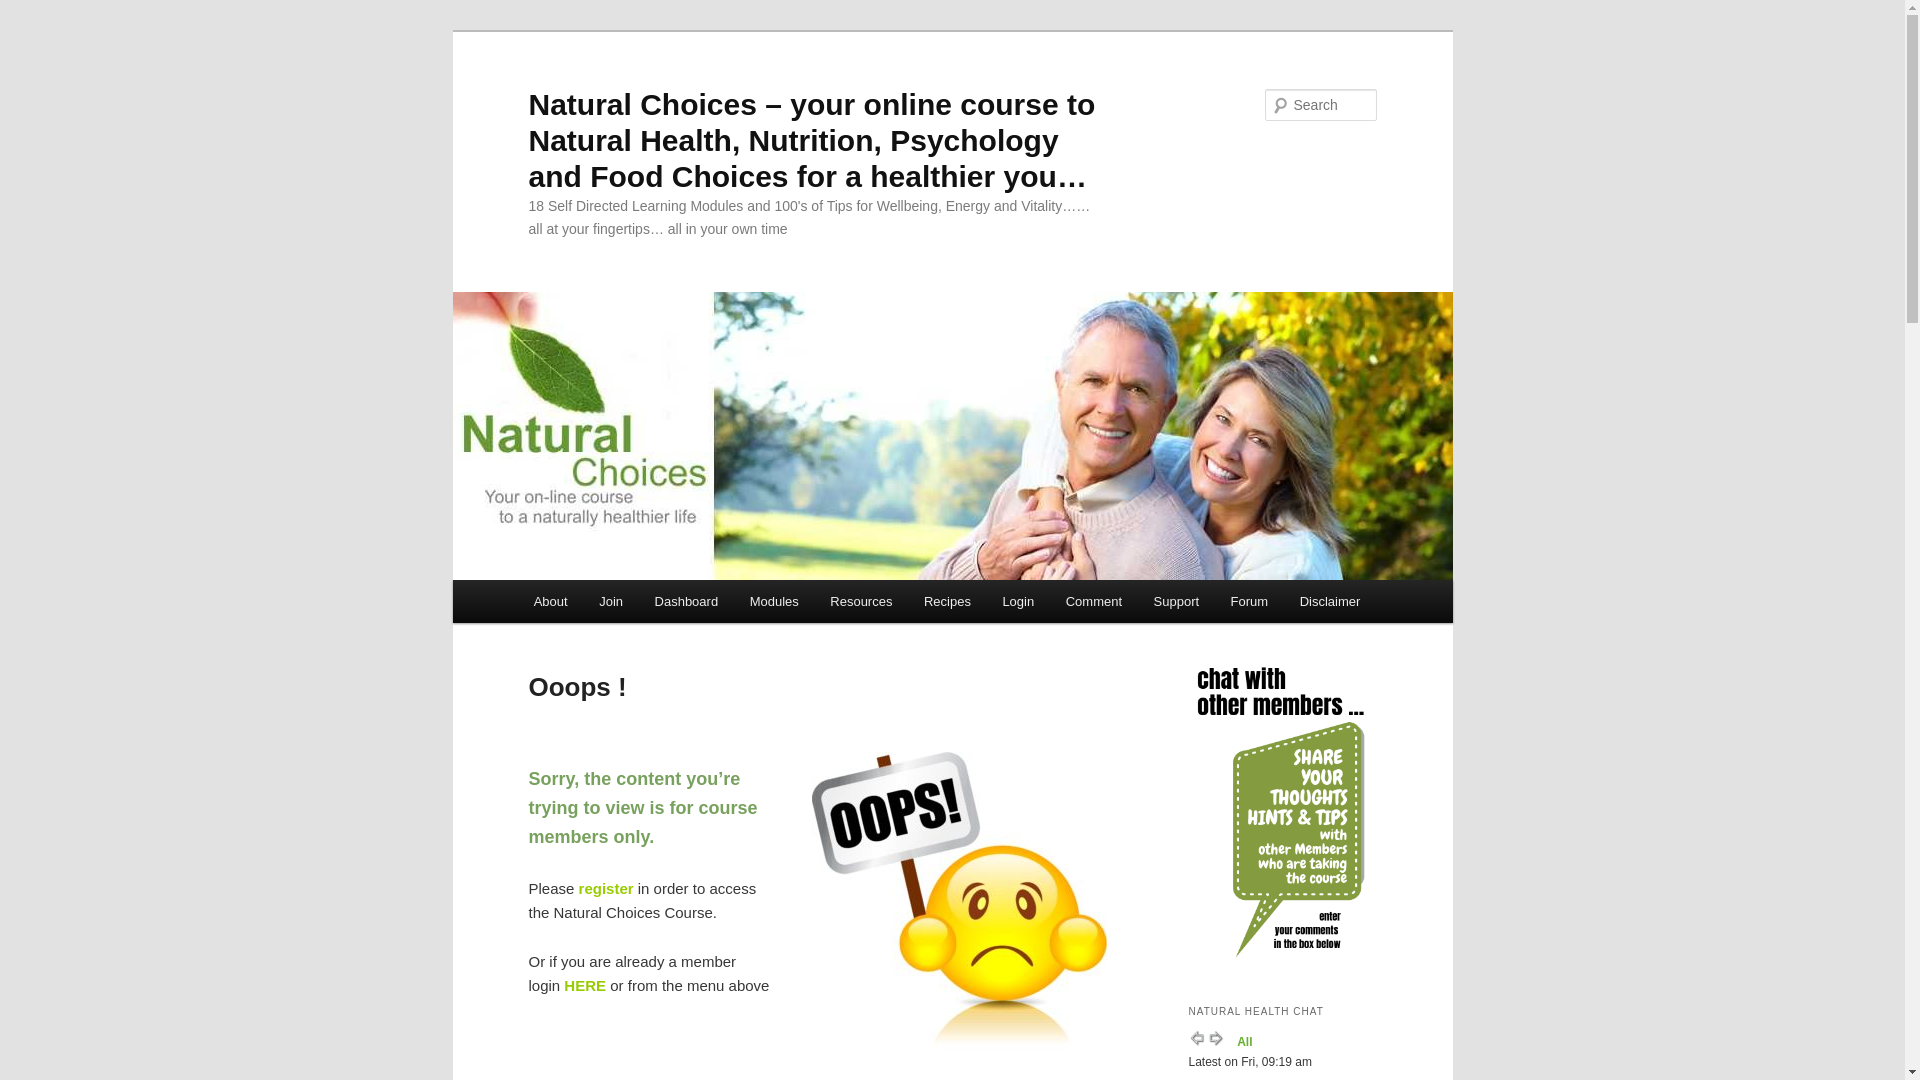 This screenshot has width=1920, height=1080. Describe the element at coordinates (550, 600) in the screenshot. I see `'About'` at that location.